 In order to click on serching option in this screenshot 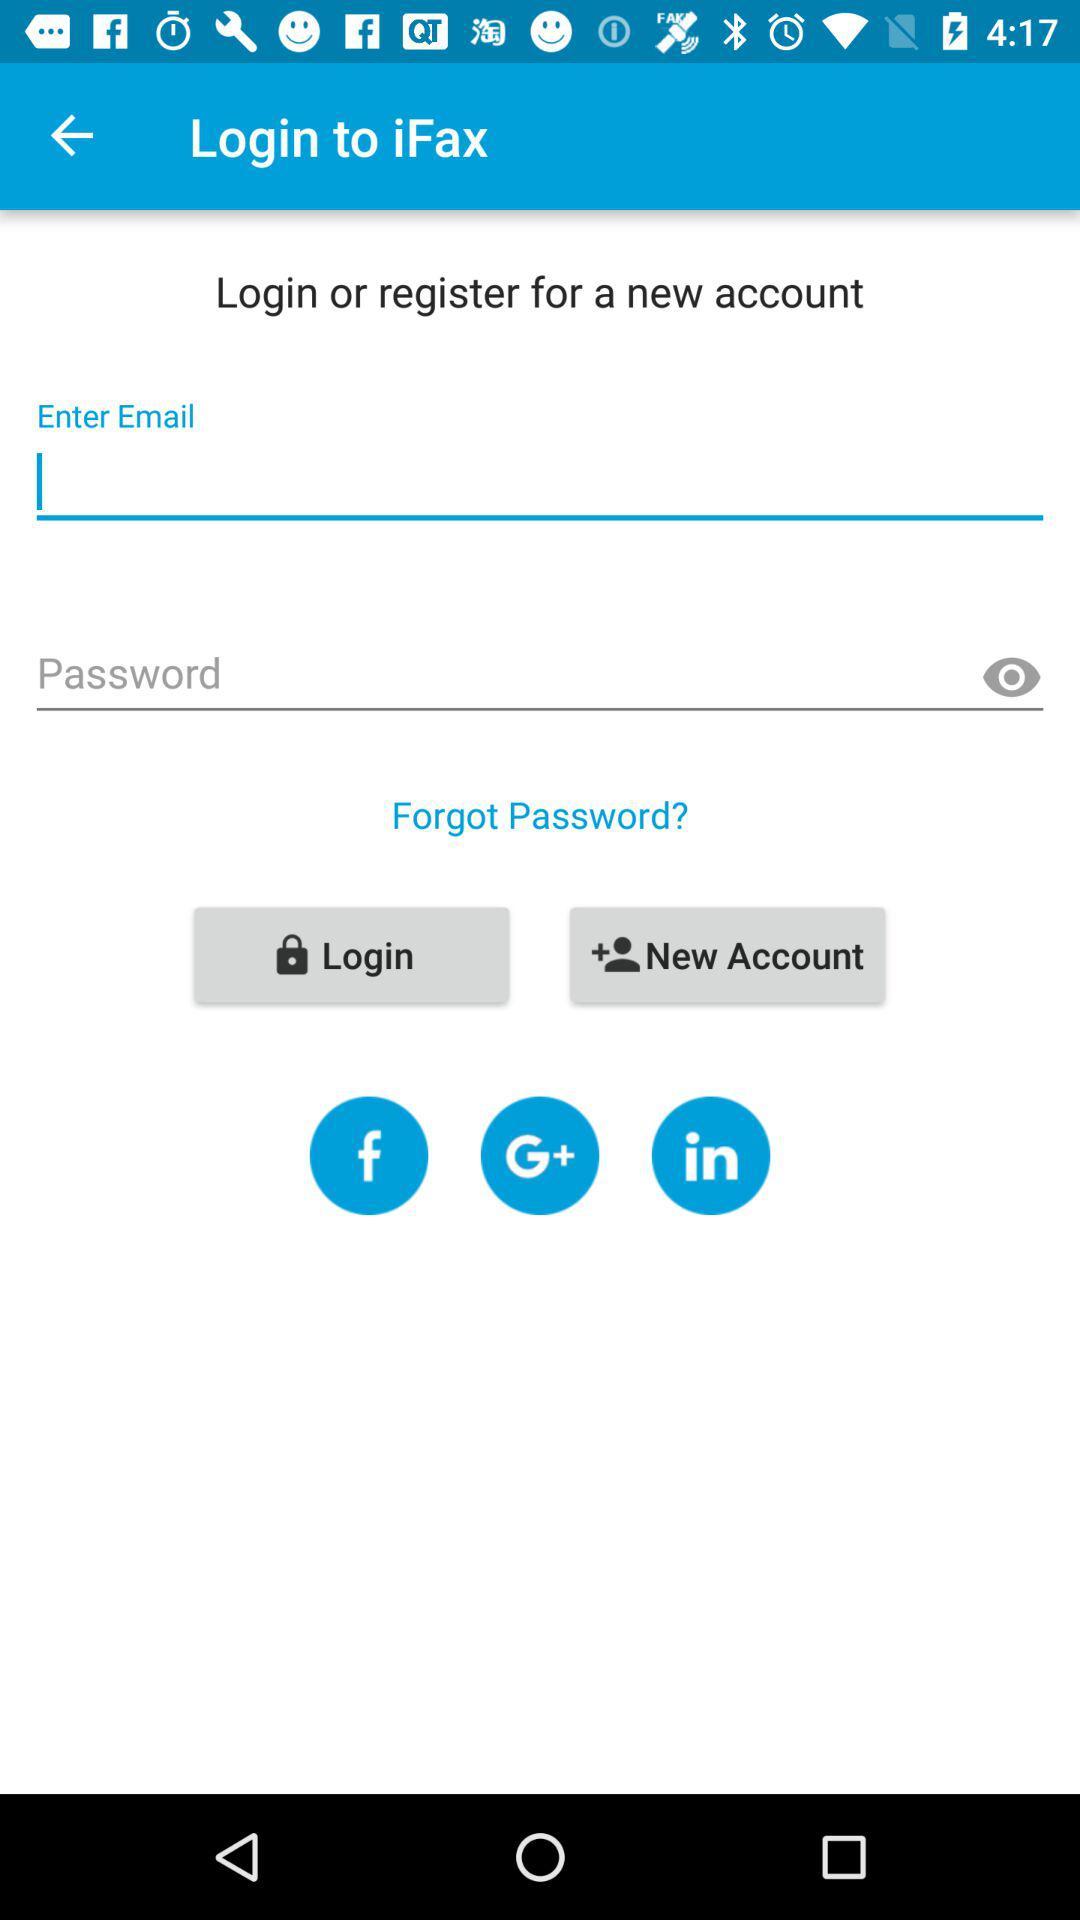, I will do `click(540, 1155)`.